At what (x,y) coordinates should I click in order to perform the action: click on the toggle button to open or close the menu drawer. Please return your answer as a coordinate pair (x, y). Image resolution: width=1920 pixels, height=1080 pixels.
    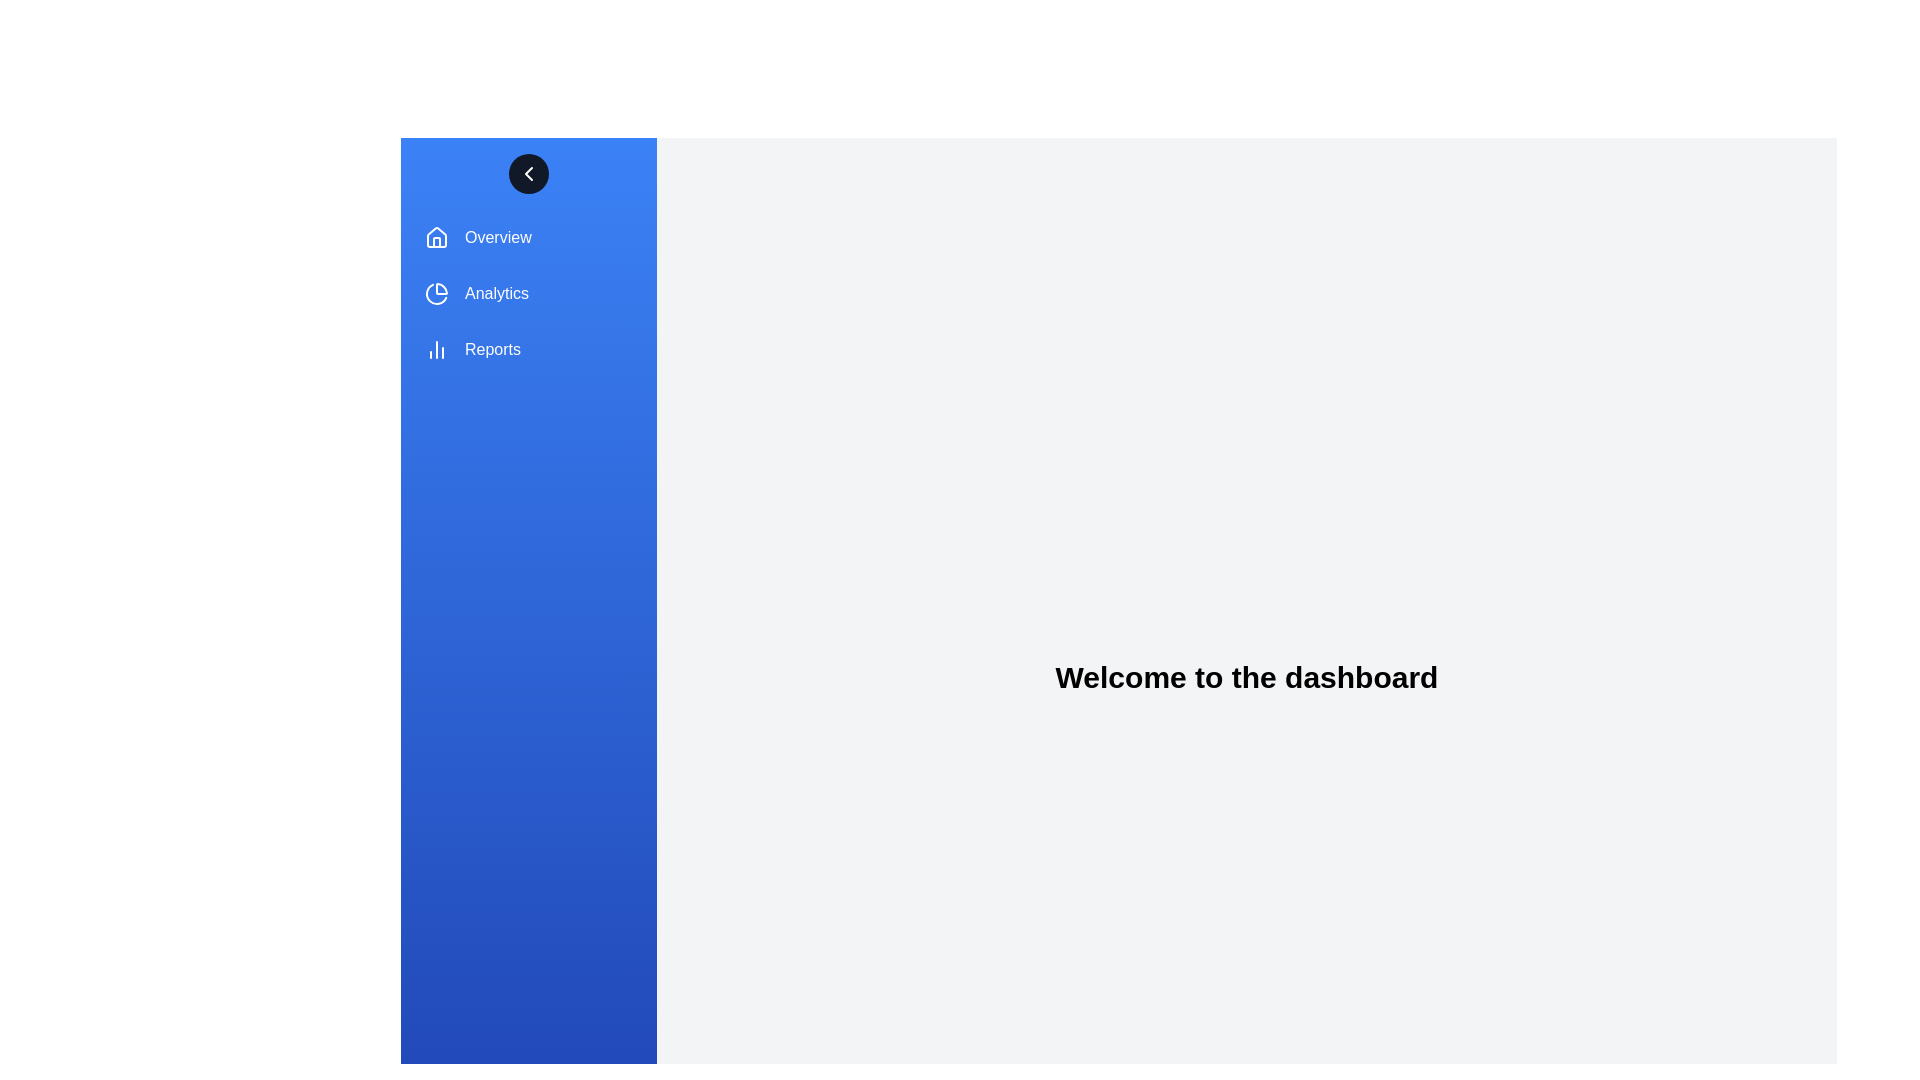
    Looking at the image, I should click on (528, 172).